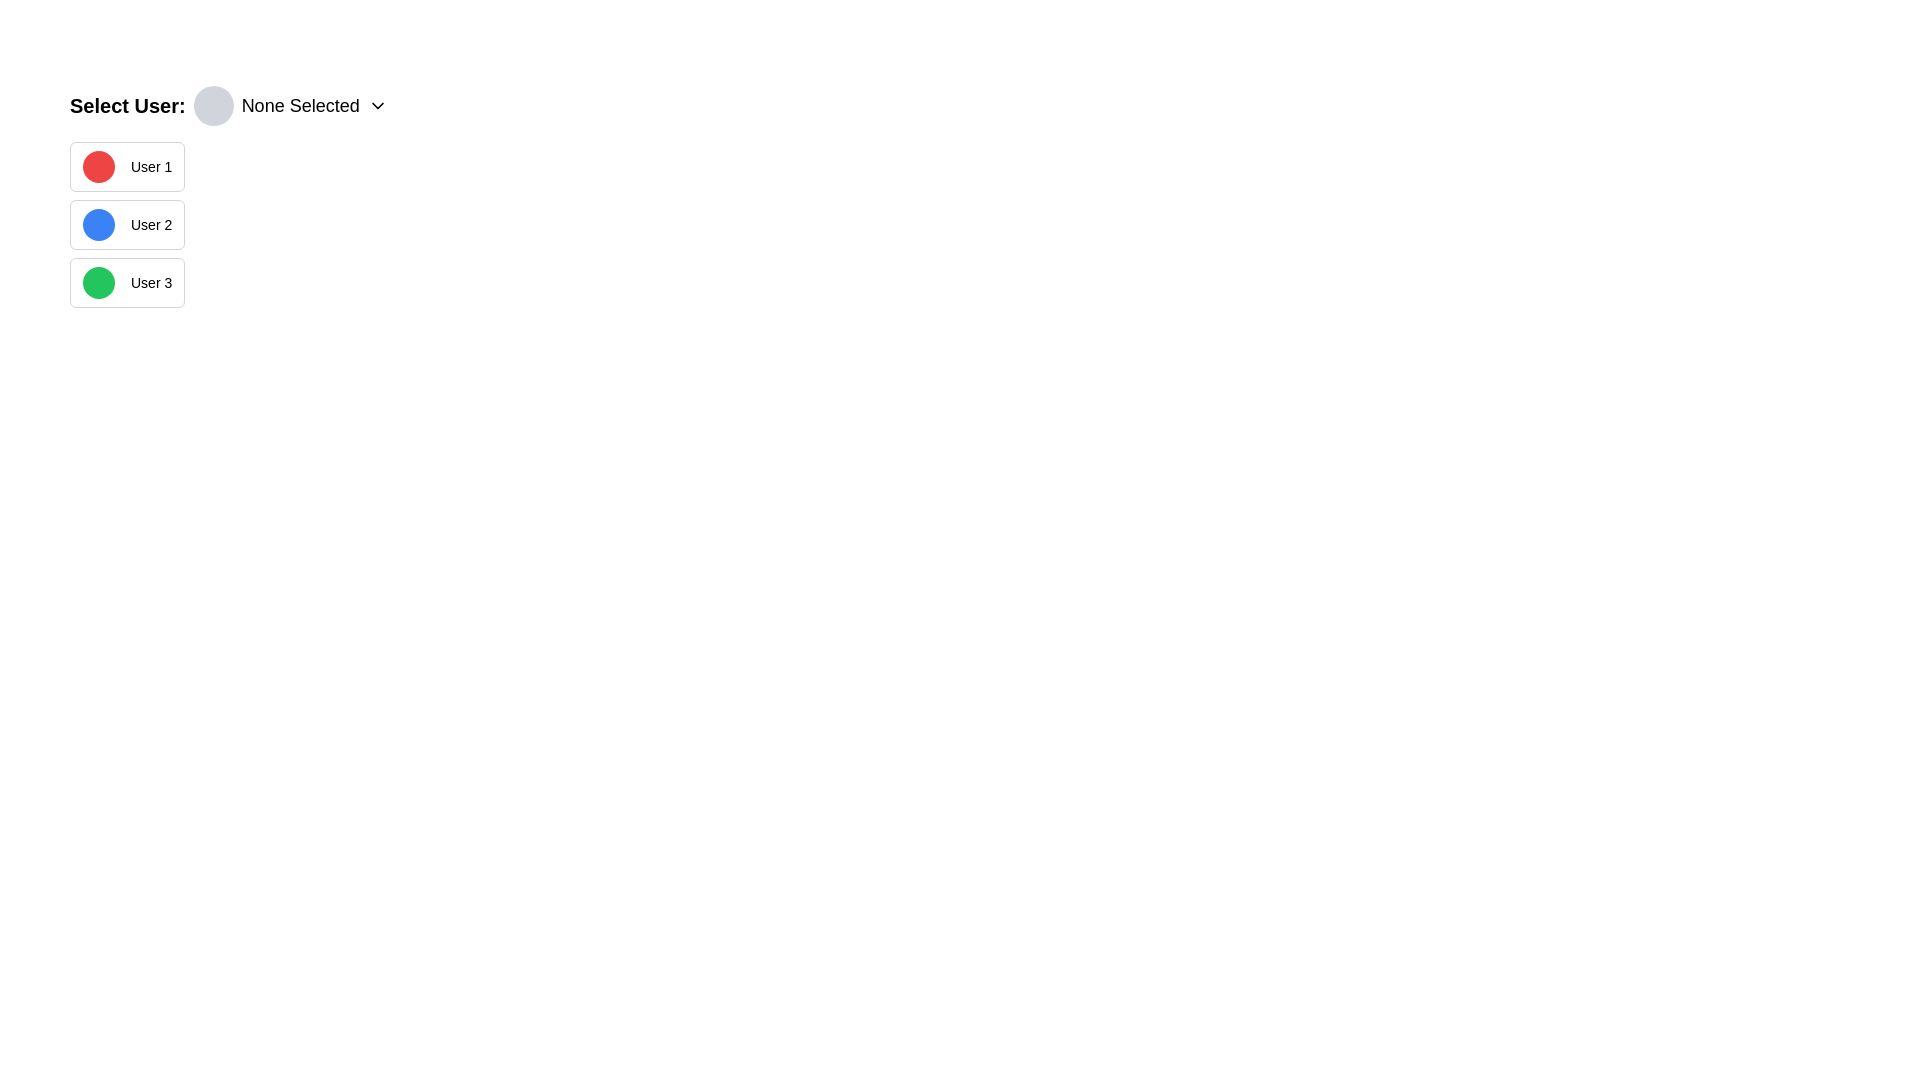  What do you see at coordinates (125, 165) in the screenshot?
I see `the button labeled 'User 1' which has a red circular icon to the left` at bounding box center [125, 165].